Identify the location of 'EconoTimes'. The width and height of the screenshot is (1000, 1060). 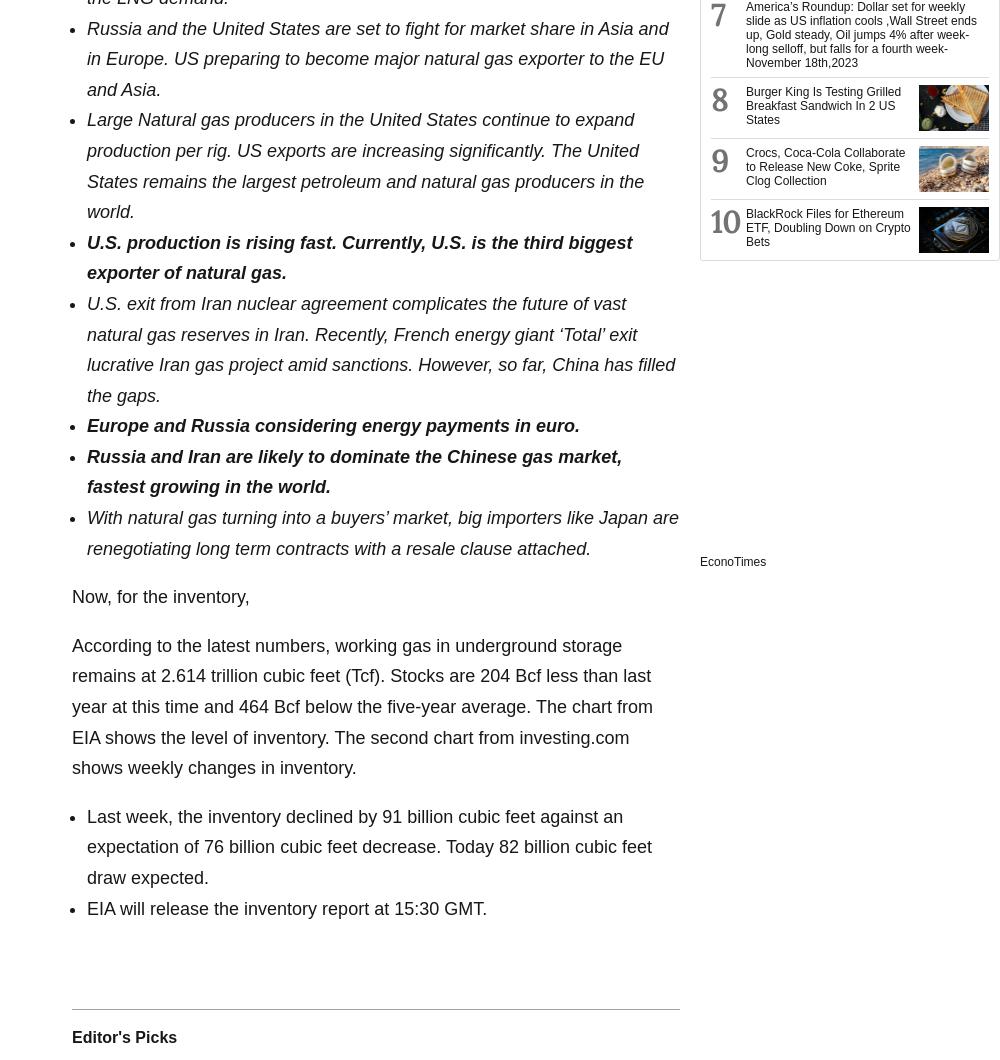
(732, 562).